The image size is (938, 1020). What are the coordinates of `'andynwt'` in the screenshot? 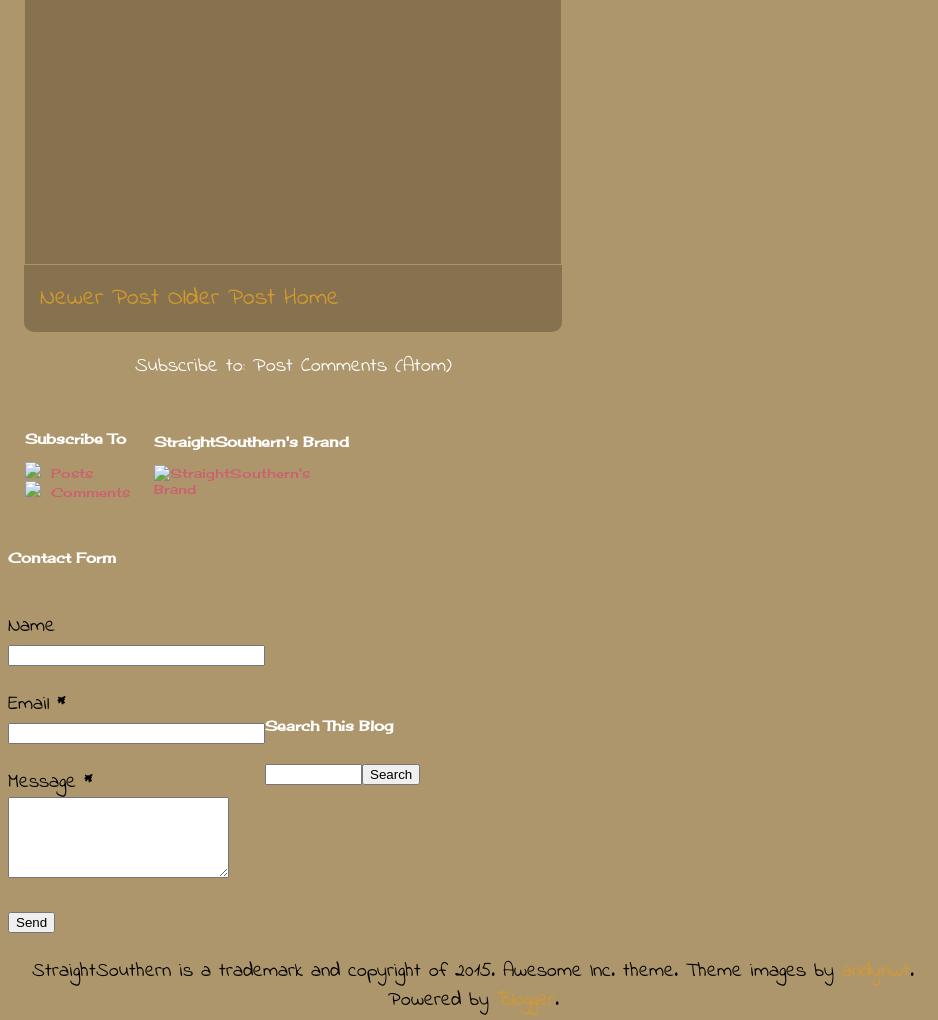 It's located at (875, 970).